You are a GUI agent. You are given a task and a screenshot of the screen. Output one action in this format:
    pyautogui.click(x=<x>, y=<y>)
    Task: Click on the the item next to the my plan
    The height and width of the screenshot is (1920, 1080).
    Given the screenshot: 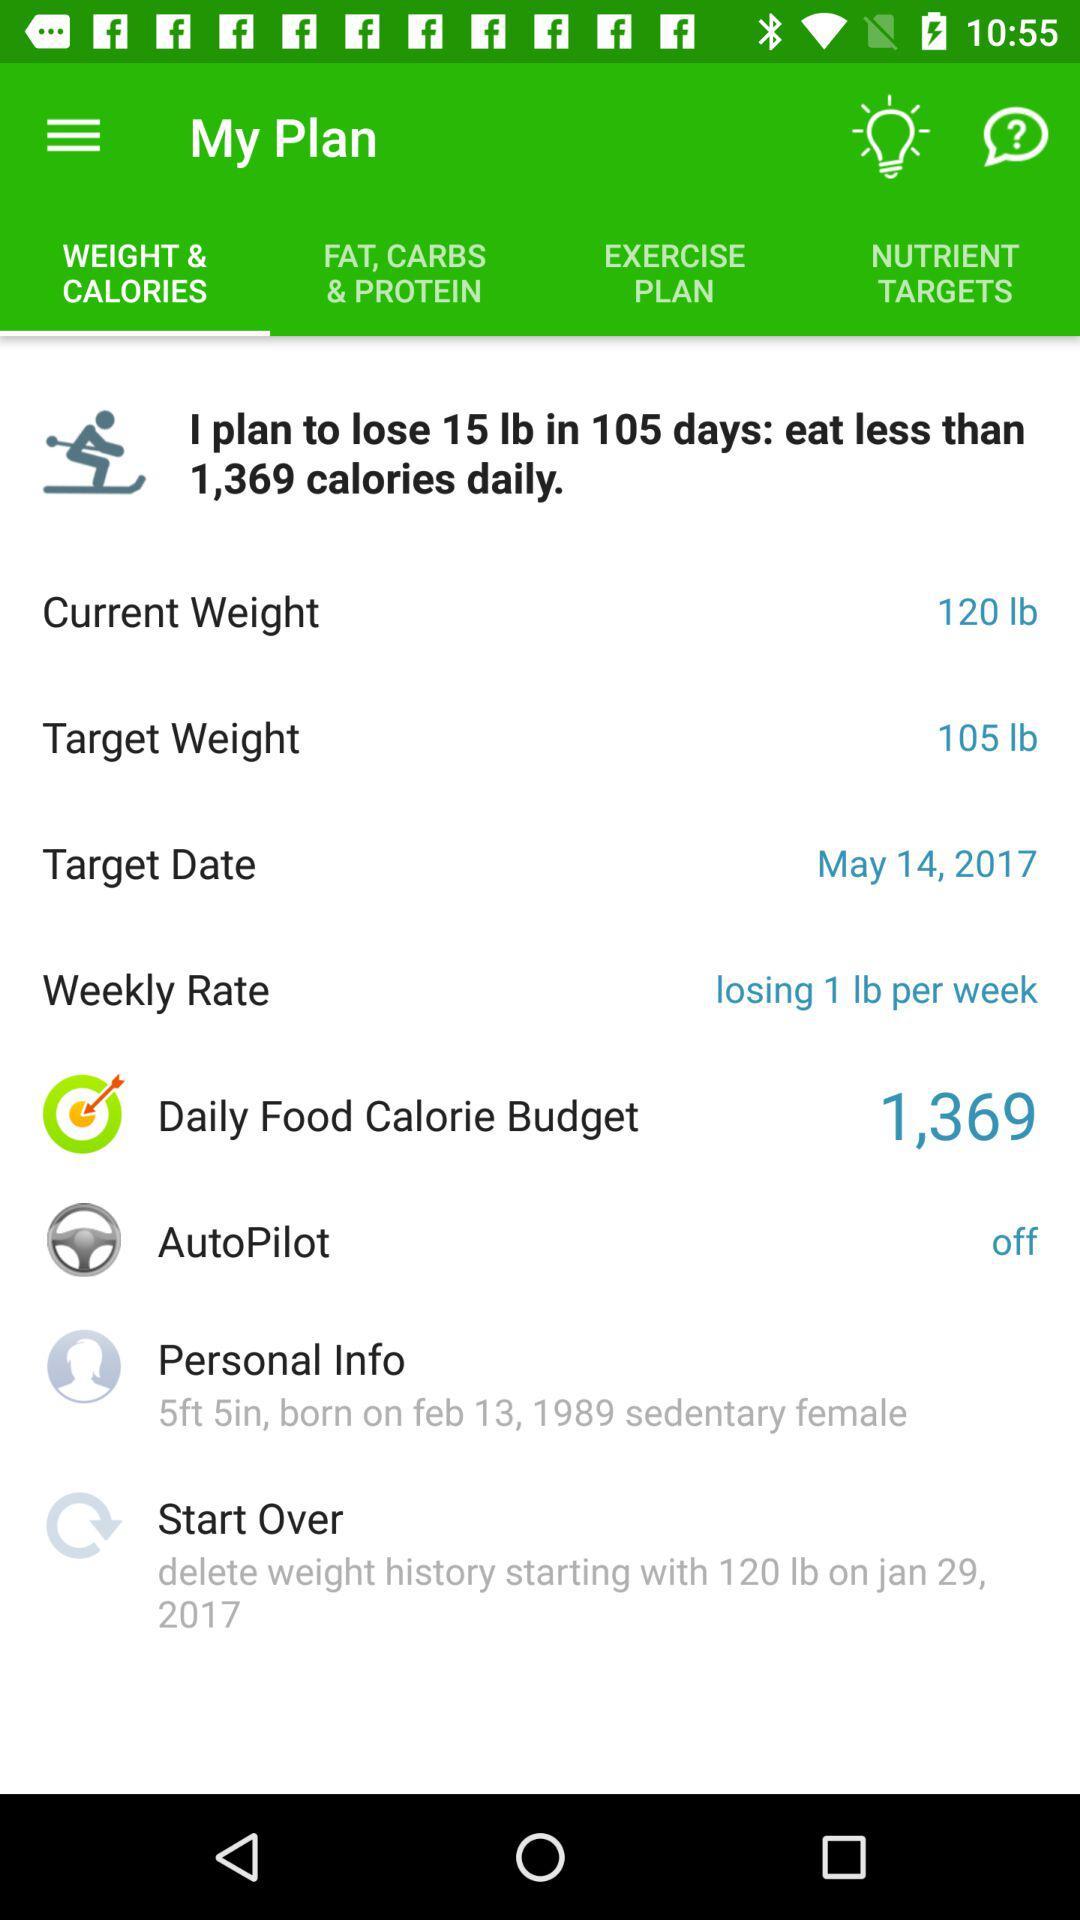 What is the action you would take?
    pyautogui.click(x=890, y=135)
    